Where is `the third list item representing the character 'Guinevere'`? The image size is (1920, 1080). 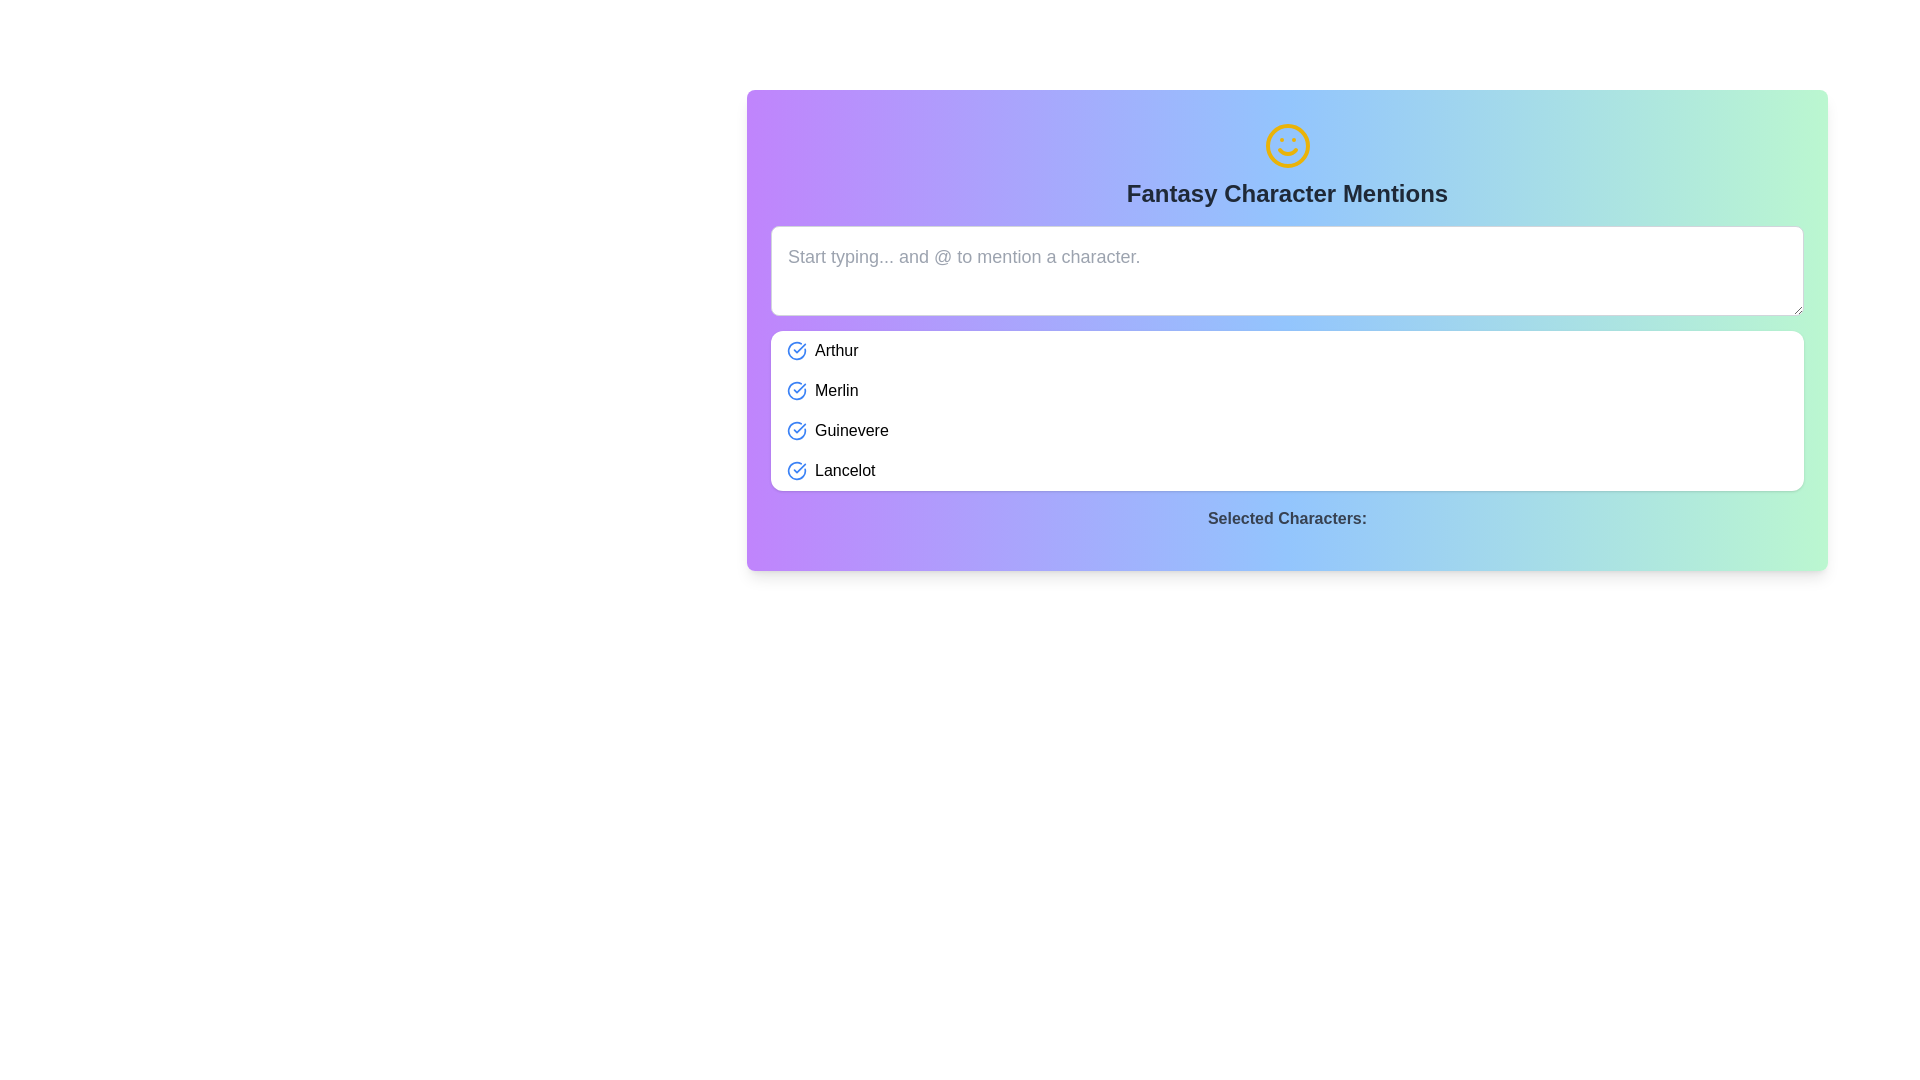
the third list item representing the character 'Guinevere' is located at coordinates (1287, 430).